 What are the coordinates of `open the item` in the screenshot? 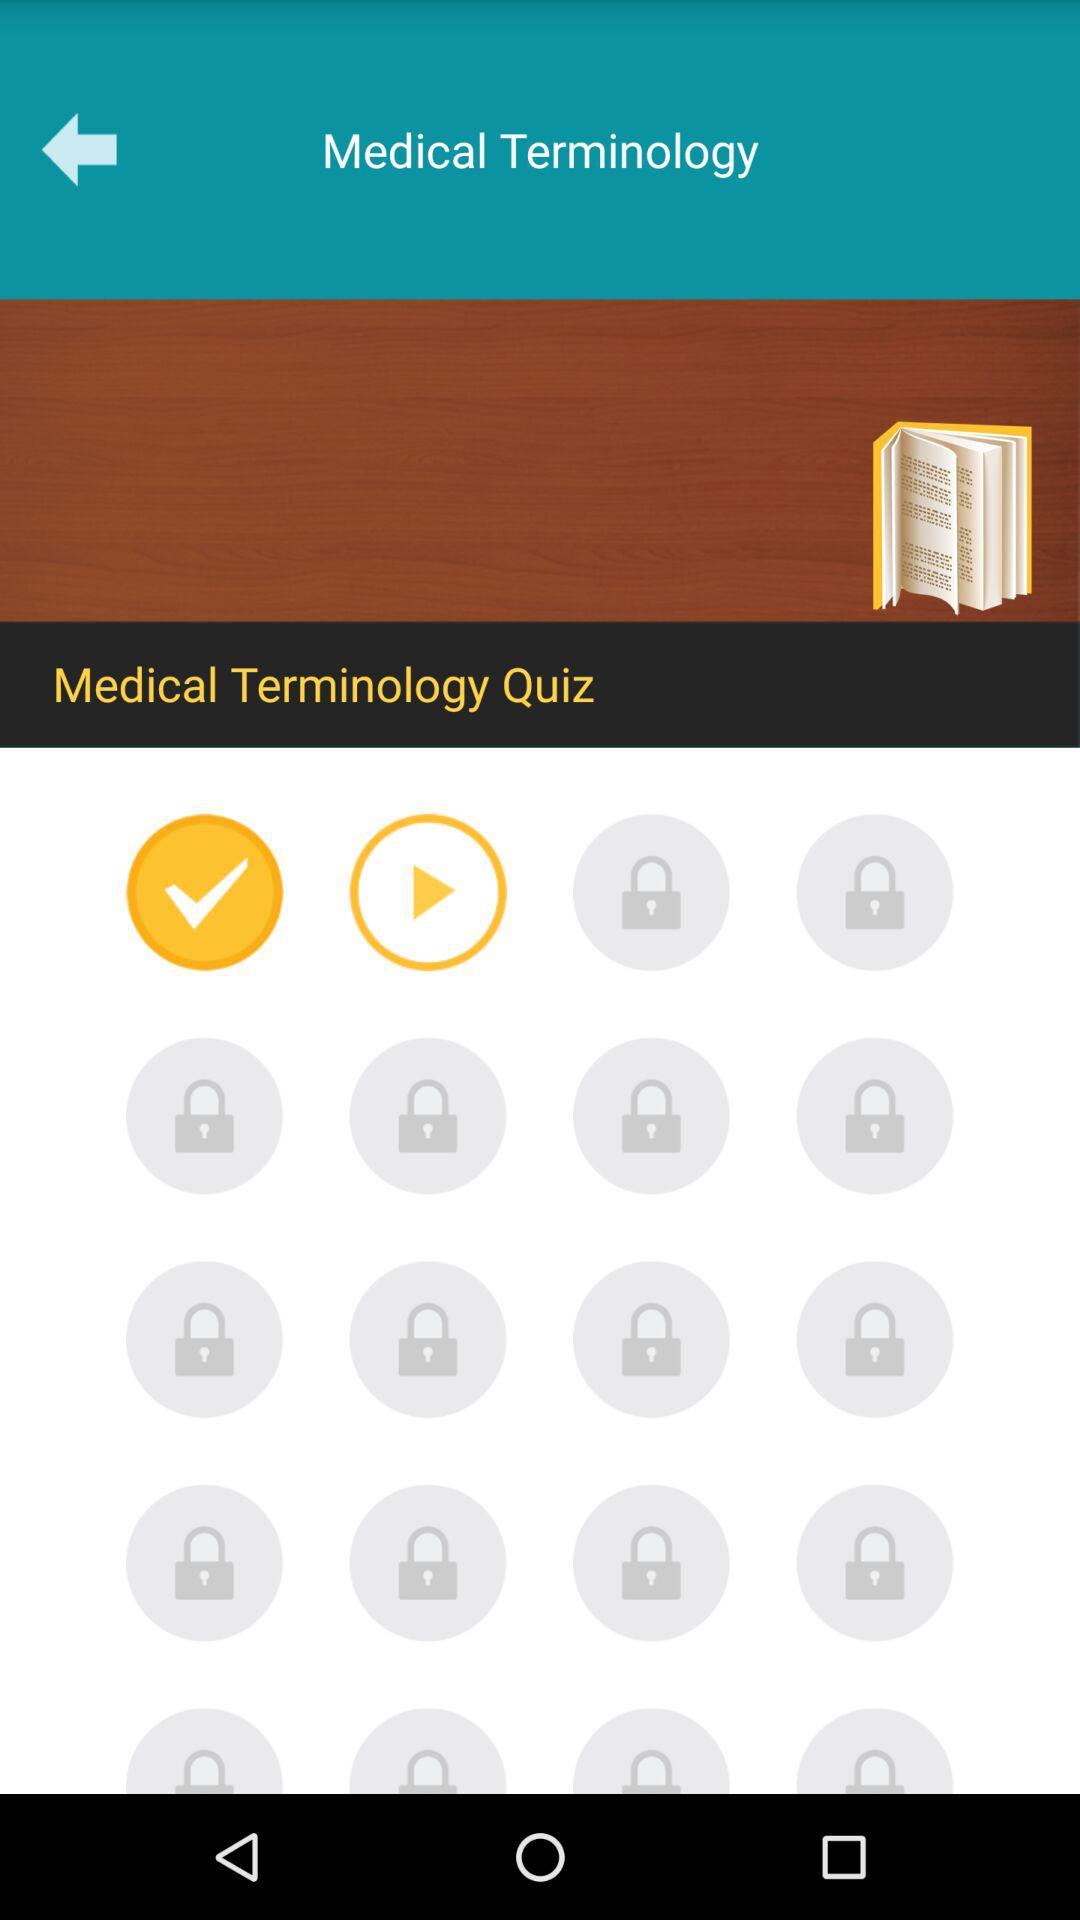 It's located at (651, 1562).